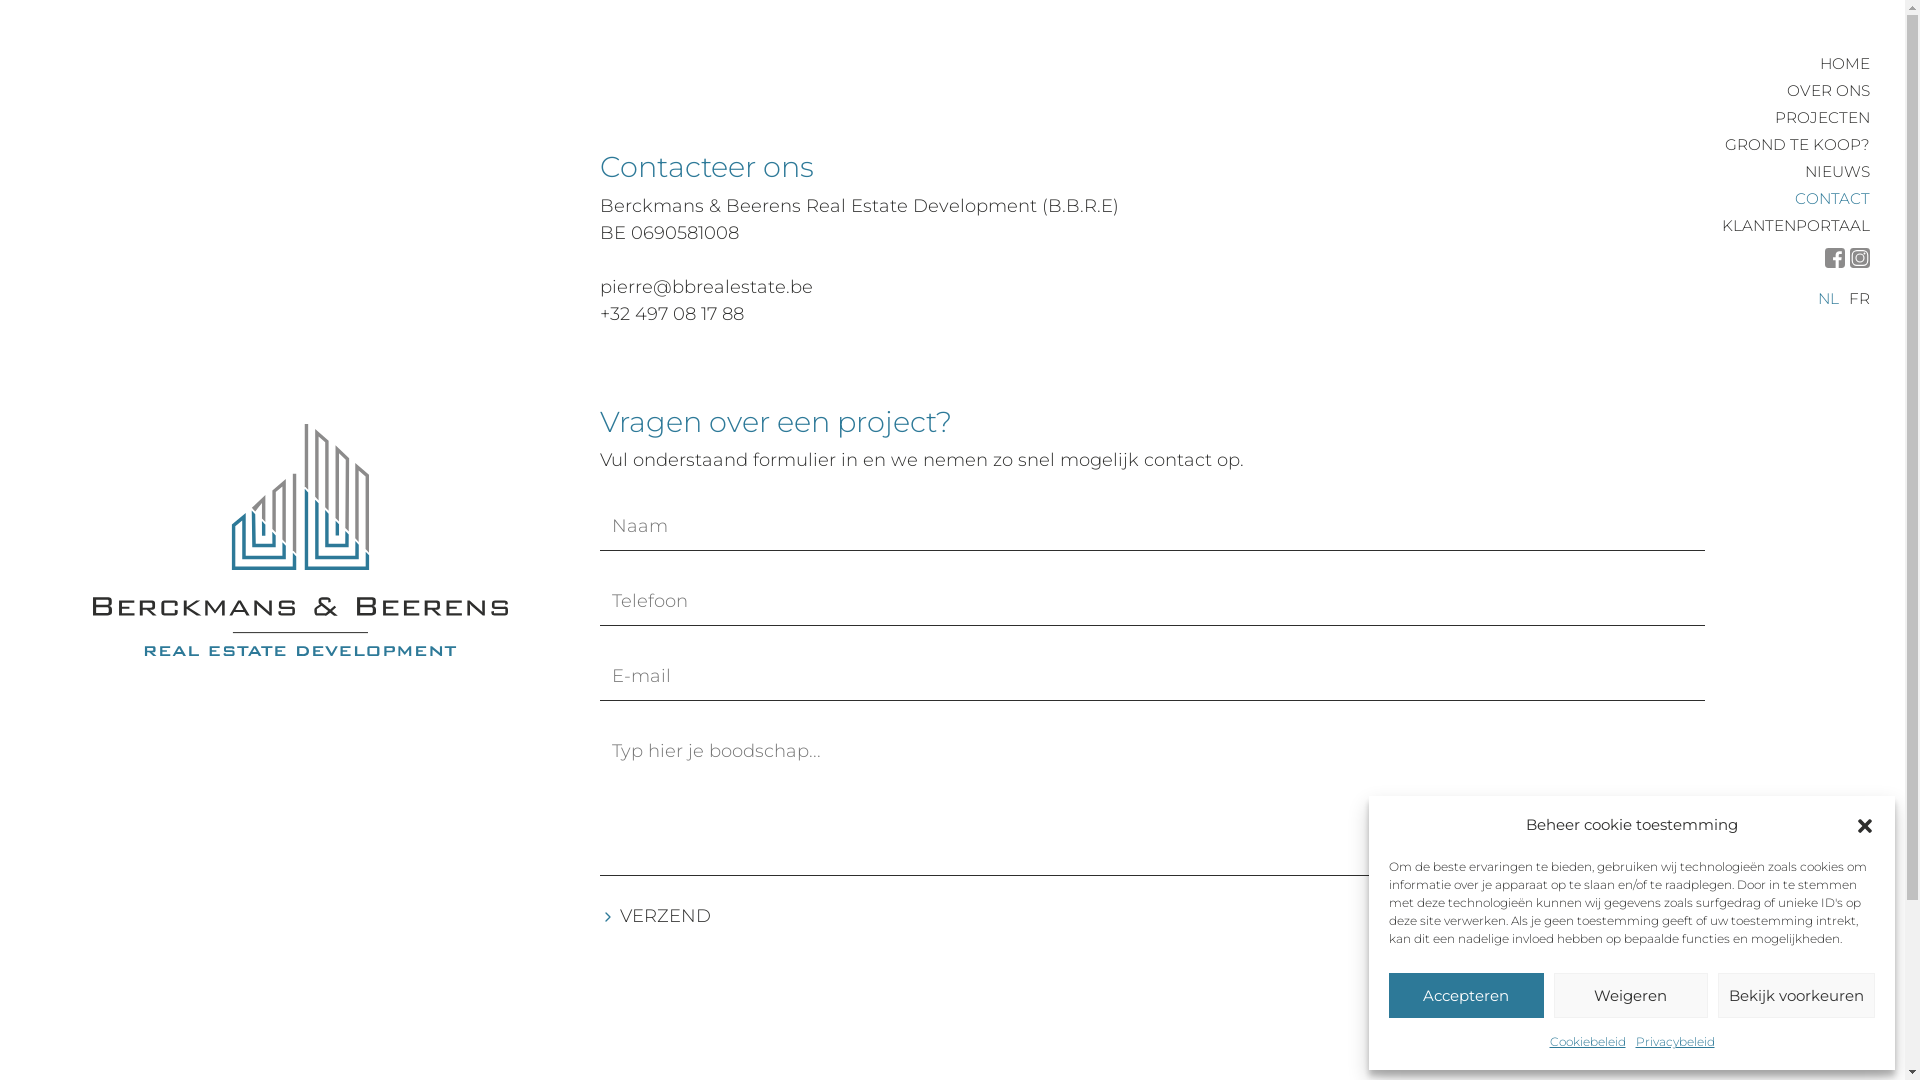  What do you see at coordinates (1721, 225) in the screenshot?
I see `'KLANTENPORTAAL'` at bounding box center [1721, 225].